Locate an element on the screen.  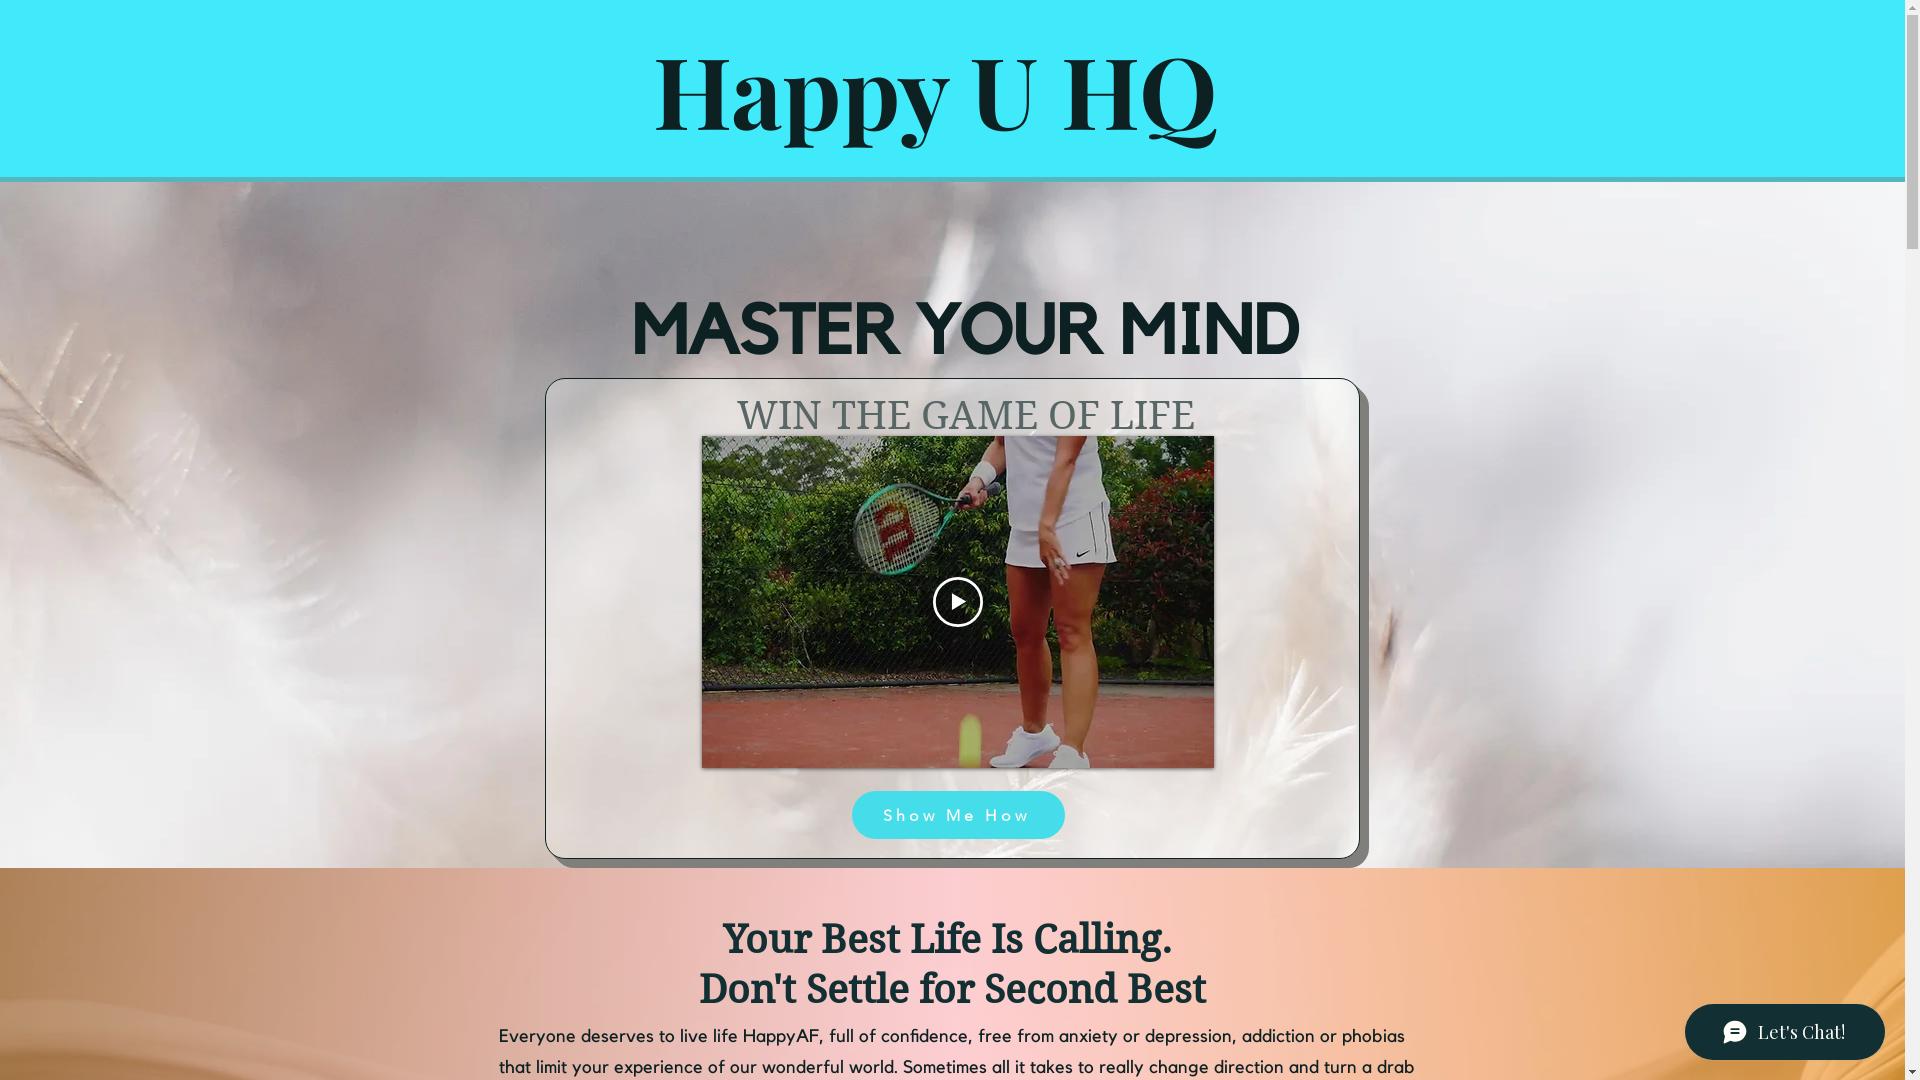
'Show Me How' is located at coordinates (851, 814).